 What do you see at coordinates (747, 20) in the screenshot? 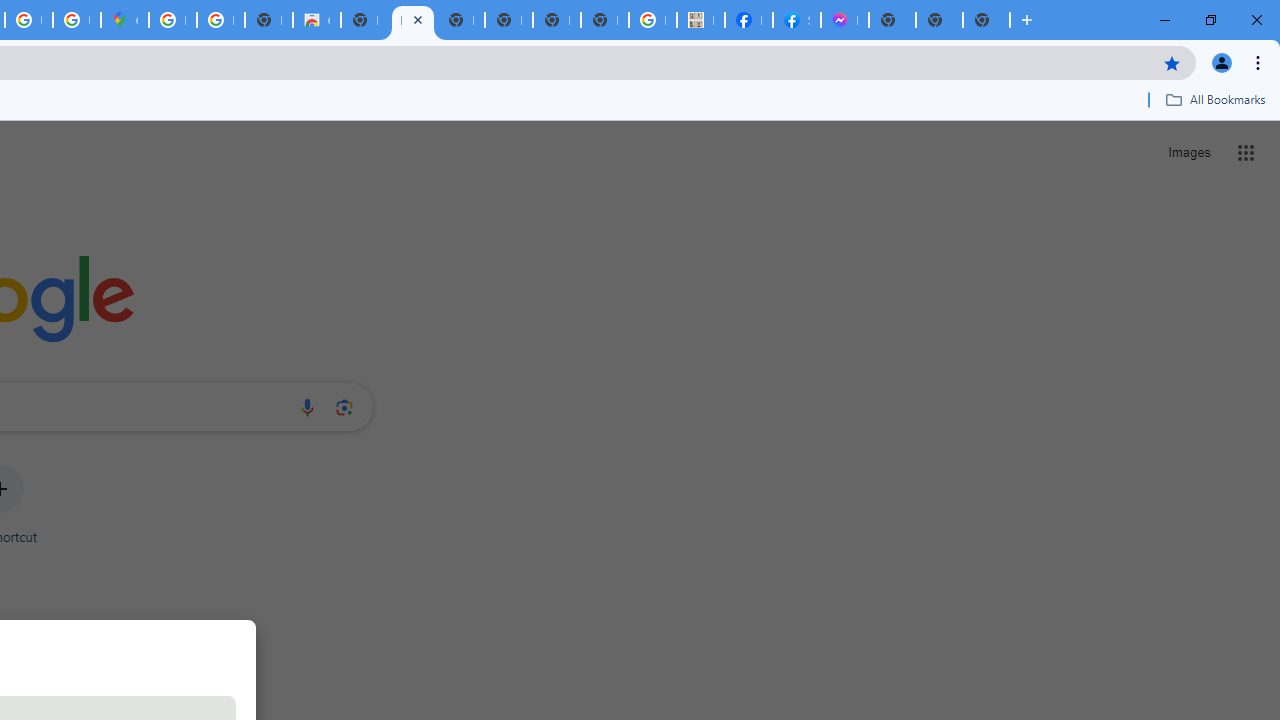
I see `'Miley Cyrus | Facebook'` at bounding box center [747, 20].